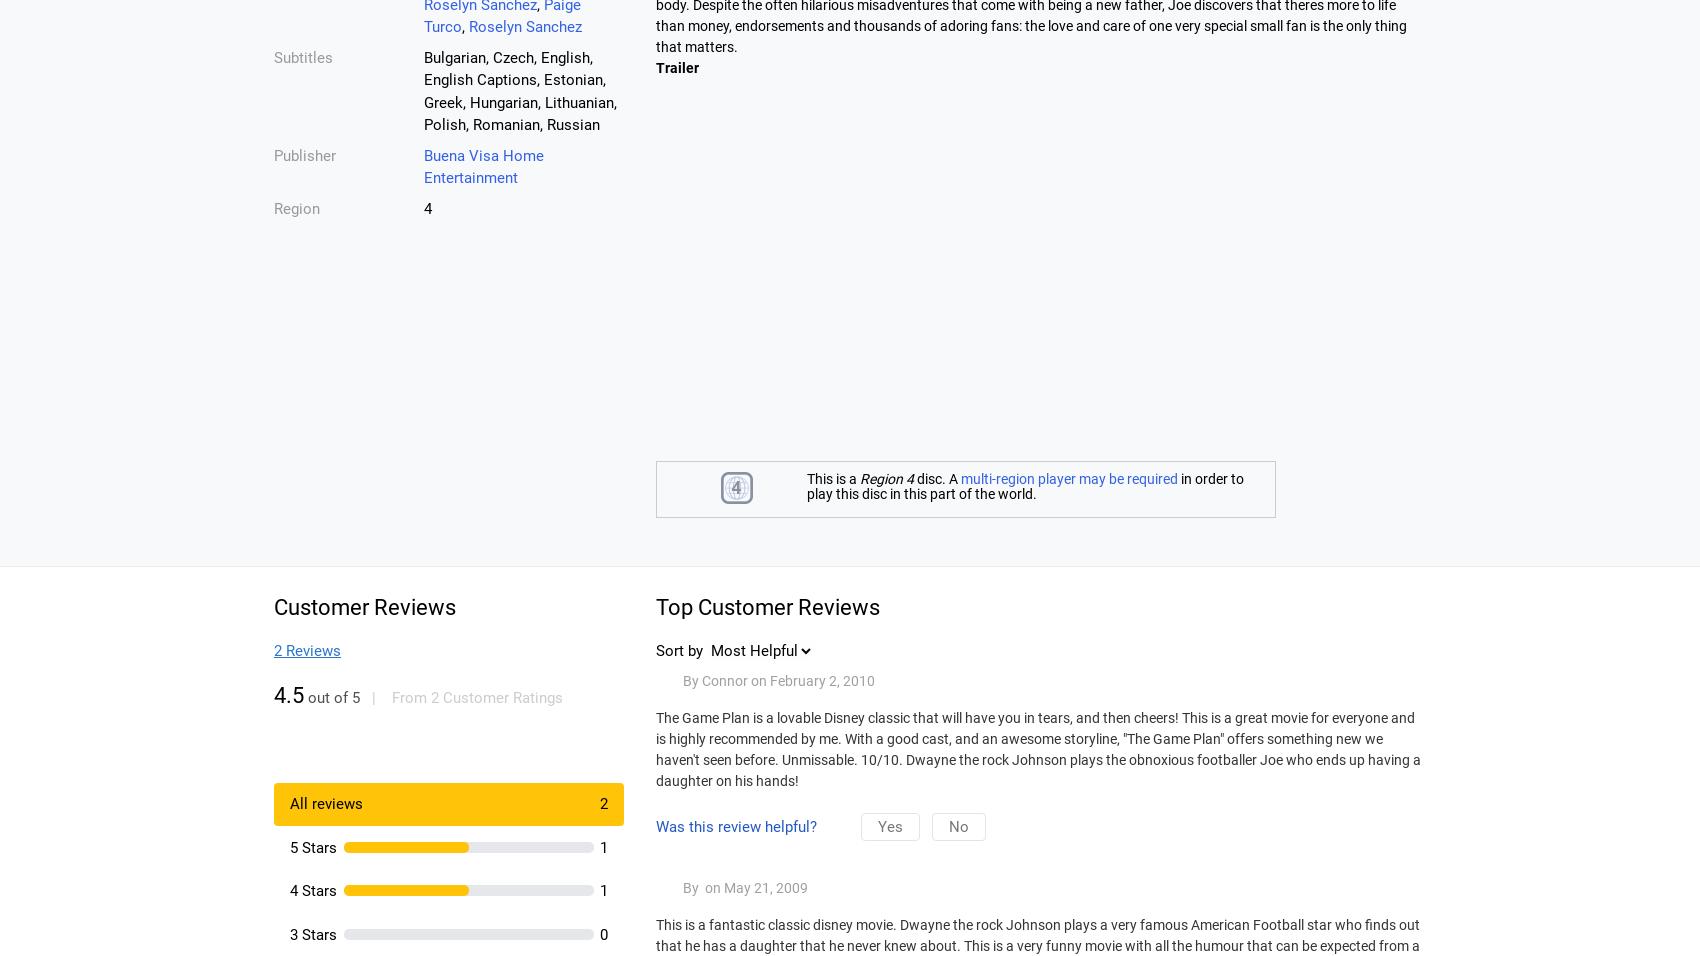  I want to click on ', Hungarian', so click(463, 101).